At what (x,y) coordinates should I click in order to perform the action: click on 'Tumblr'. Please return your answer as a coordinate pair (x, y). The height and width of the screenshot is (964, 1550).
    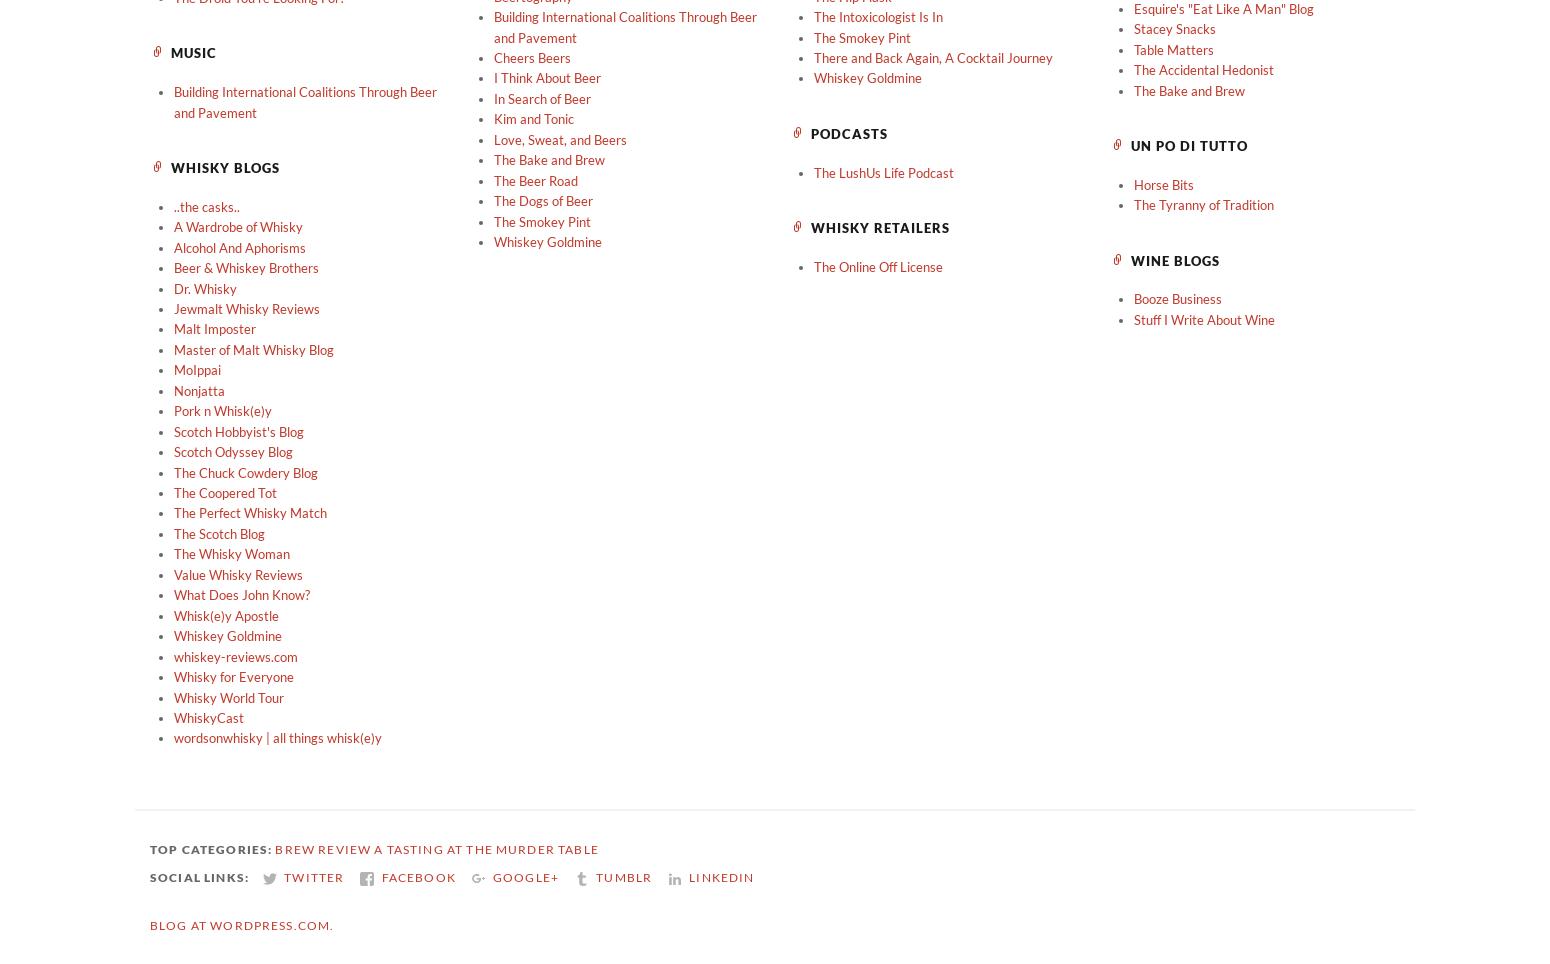
    Looking at the image, I should click on (623, 876).